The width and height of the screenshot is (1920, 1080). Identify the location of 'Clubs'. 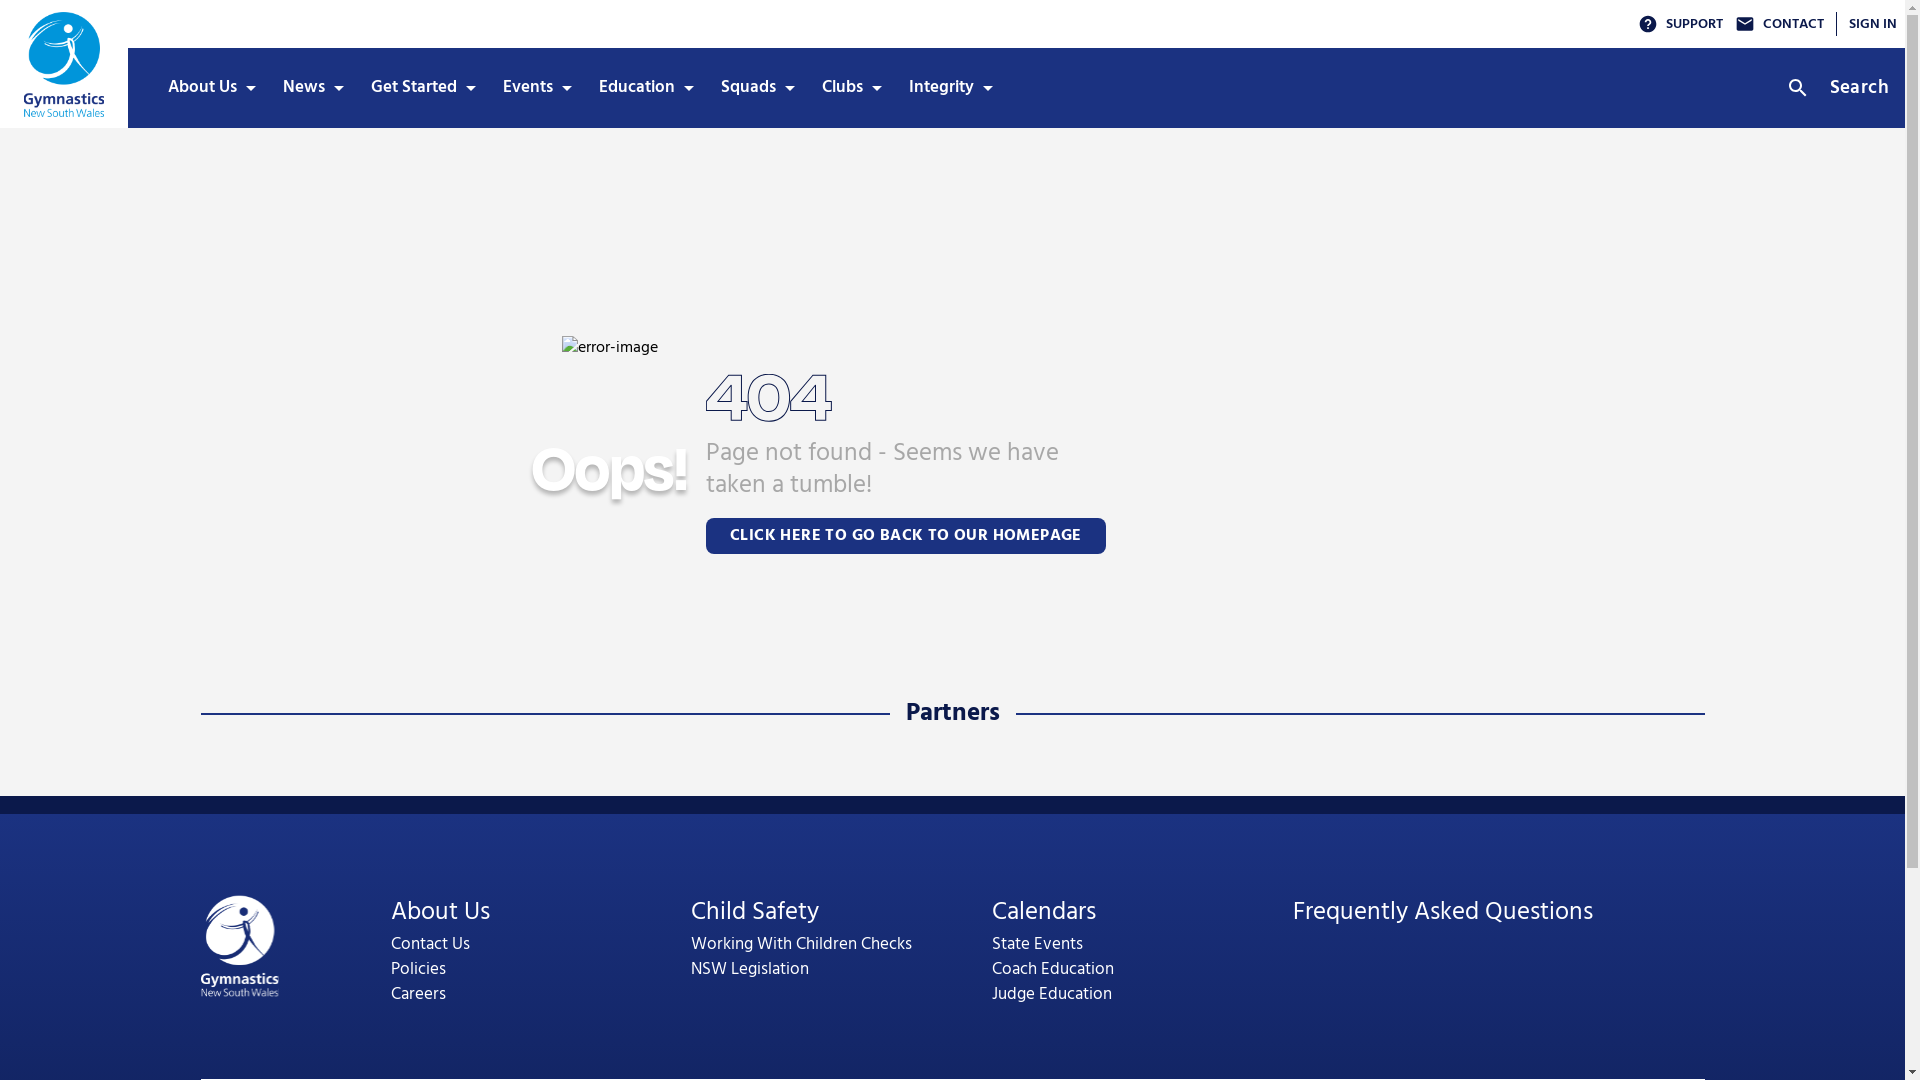
(849, 87).